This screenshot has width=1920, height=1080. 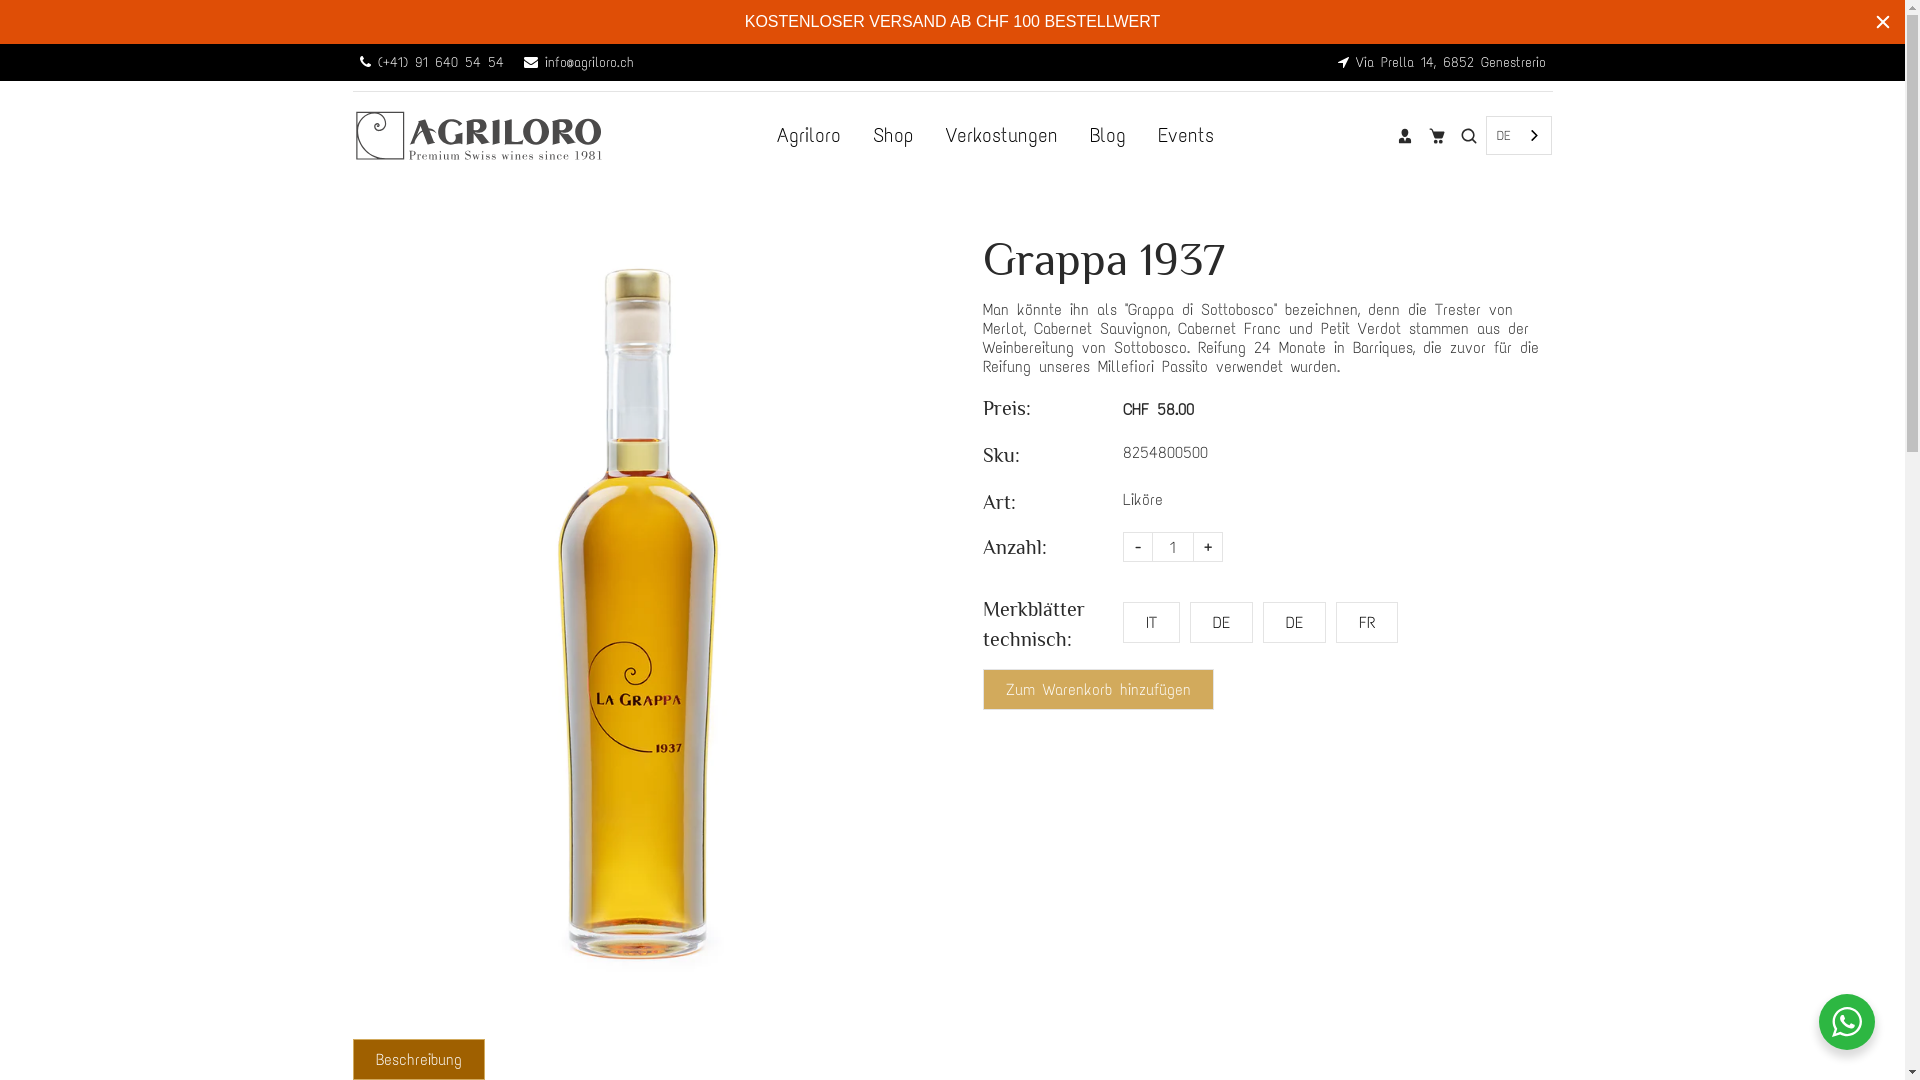 What do you see at coordinates (1435, 135) in the screenshot?
I see `'Trolley'` at bounding box center [1435, 135].